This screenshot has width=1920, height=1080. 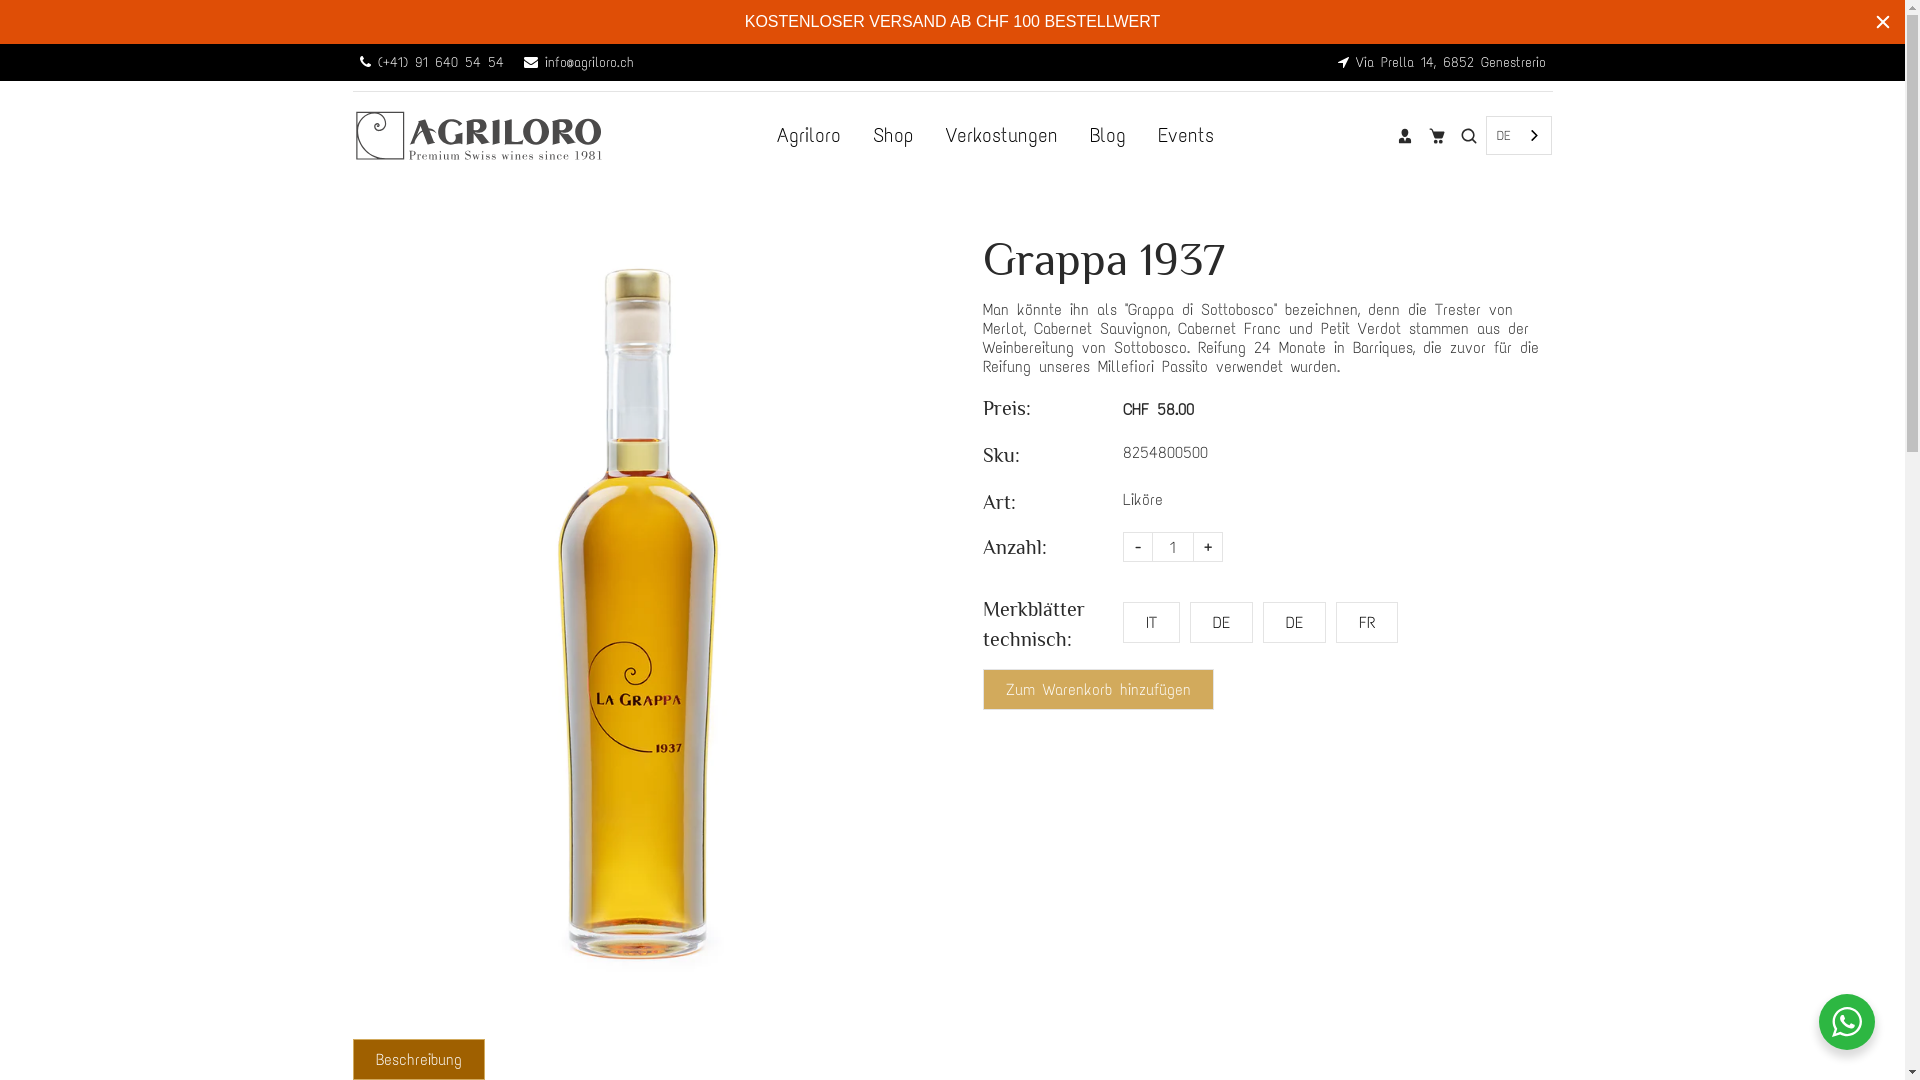 What do you see at coordinates (1435, 135) in the screenshot?
I see `'Trolley'` at bounding box center [1435, 135].